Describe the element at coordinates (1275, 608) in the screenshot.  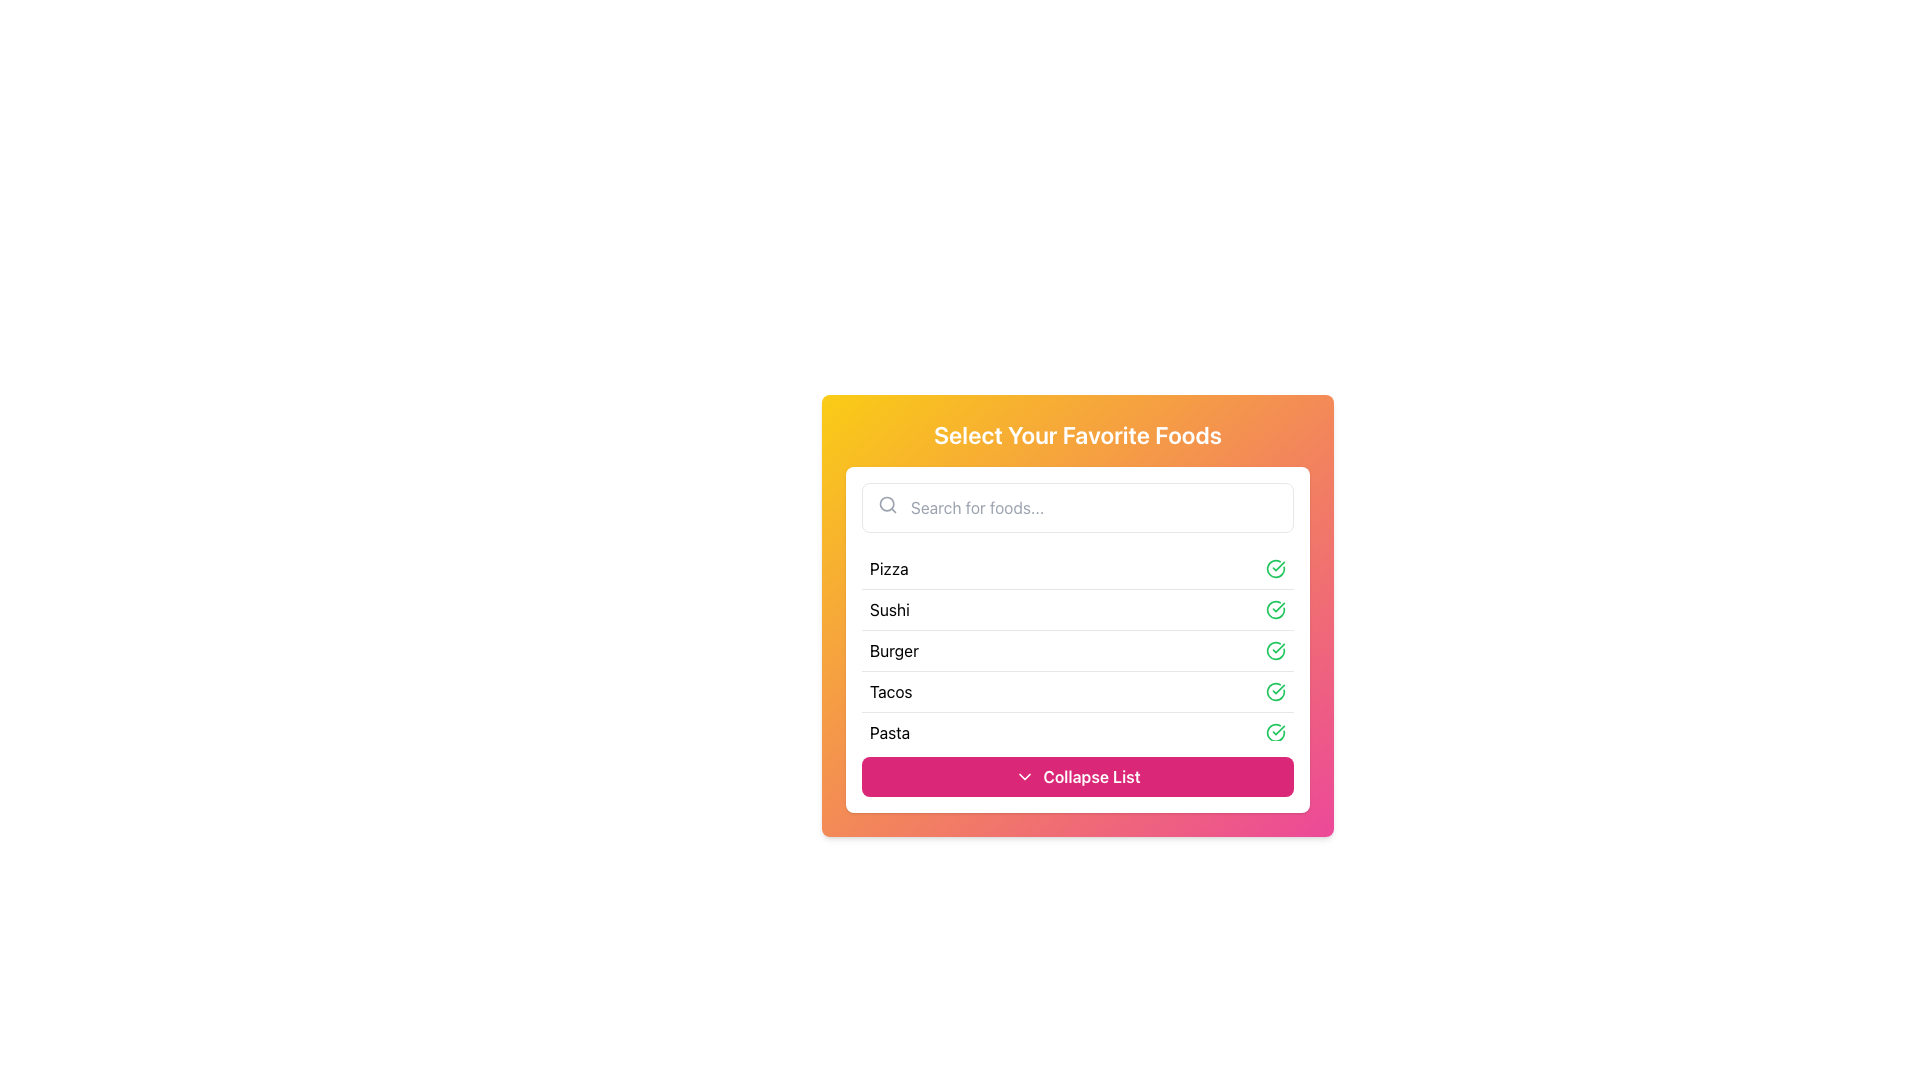
I see `the selection confirmation icon for the 'Sushi' item, located at the far right of the 'Sushi' row adjacent to its text label` at that location.